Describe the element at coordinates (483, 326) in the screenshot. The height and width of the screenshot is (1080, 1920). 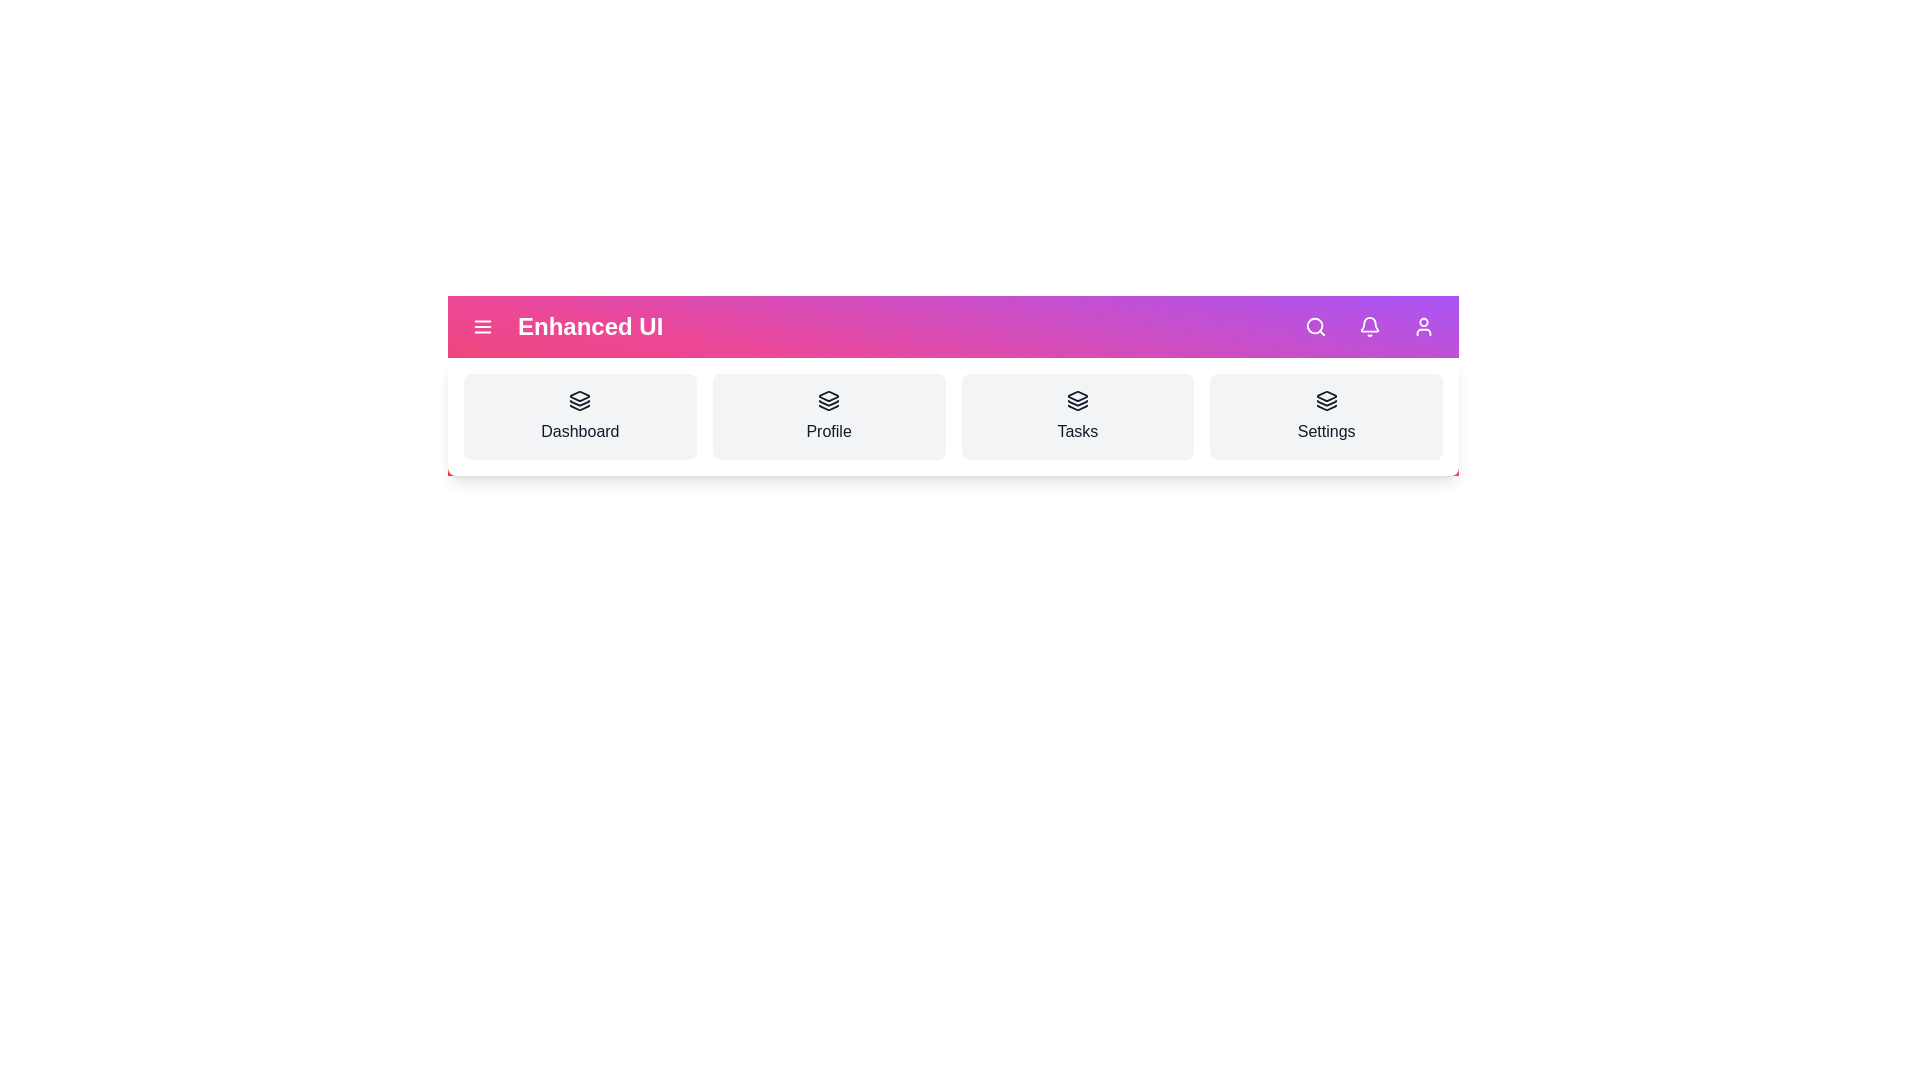
I see `the menu toggle button to change the menu visibility` at that location.